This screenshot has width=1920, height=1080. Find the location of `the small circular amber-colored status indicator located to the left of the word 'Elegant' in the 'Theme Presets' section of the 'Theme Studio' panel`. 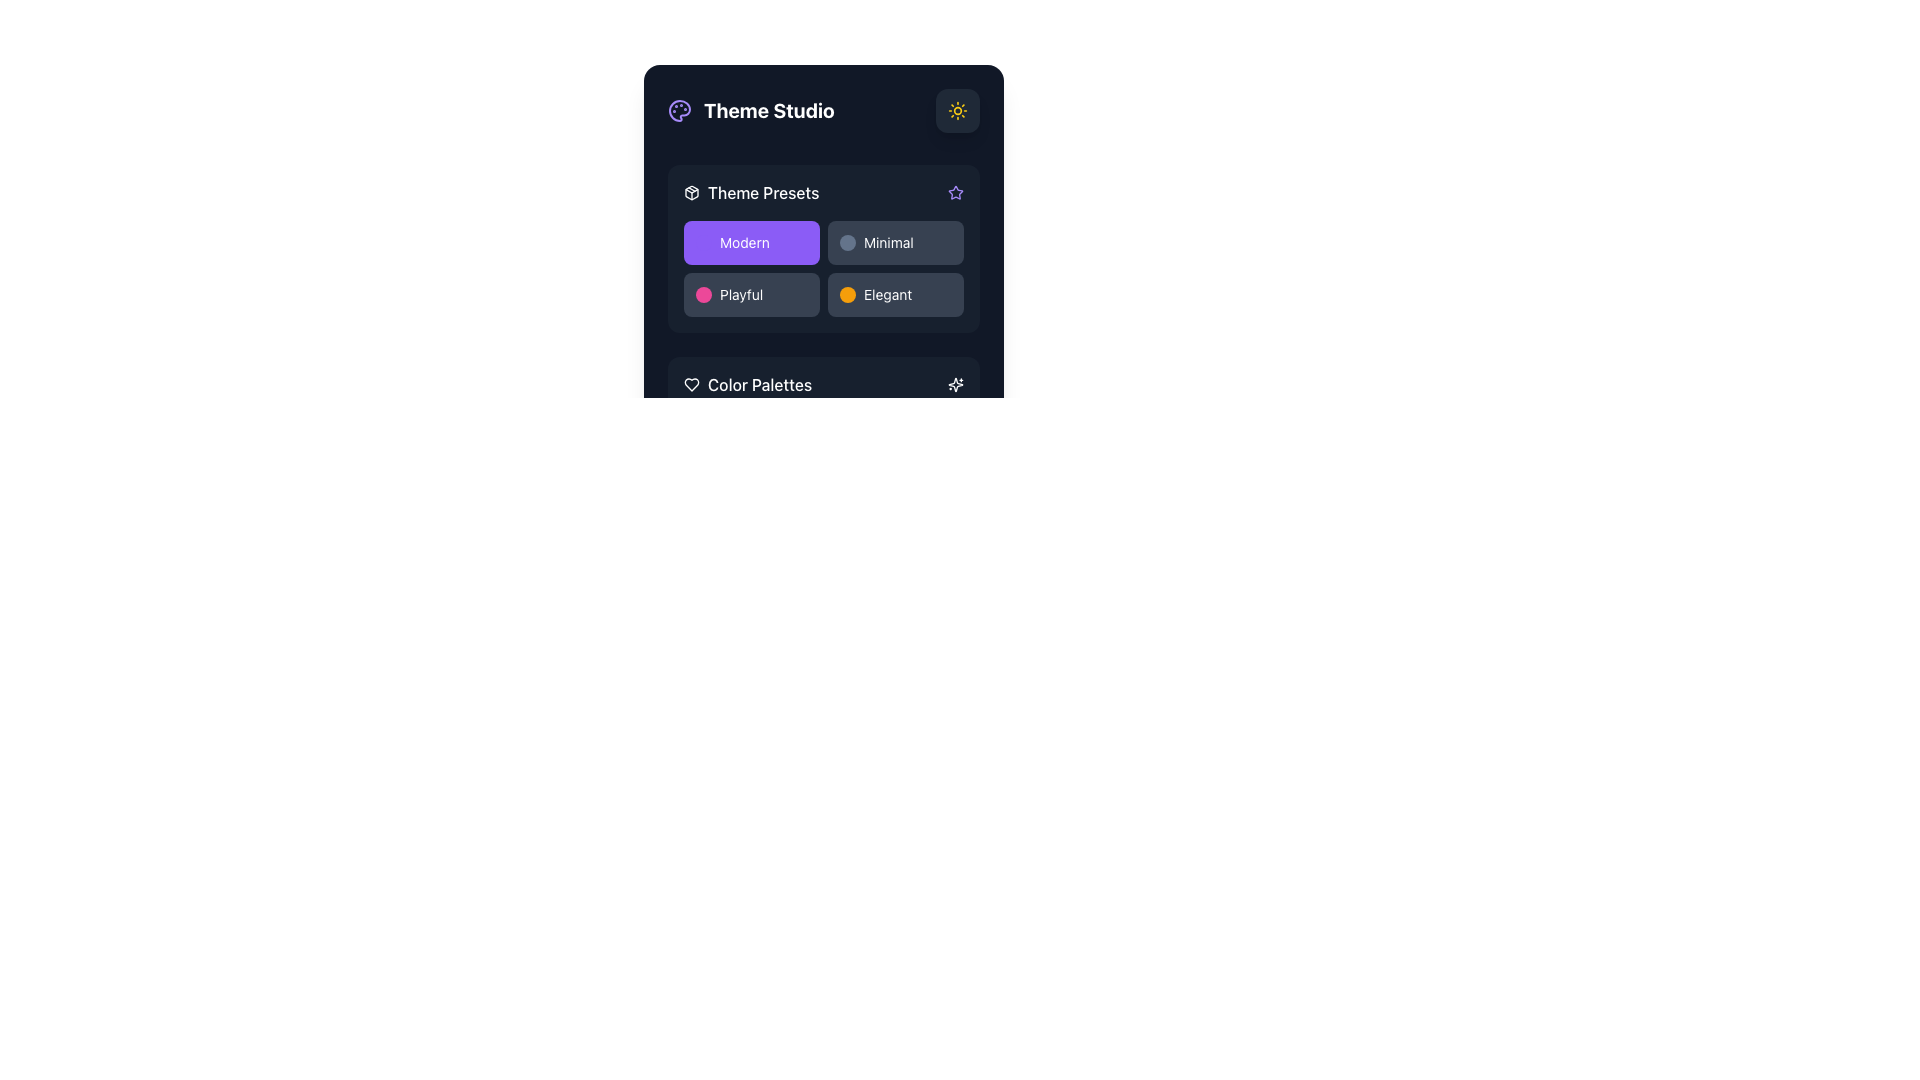

the small circular amber-colored status indicator located to the left of the word 'Elegant' in the 'Theme Presets' section of the 'Theme Studio' panel is located at coordinates (848, 294).